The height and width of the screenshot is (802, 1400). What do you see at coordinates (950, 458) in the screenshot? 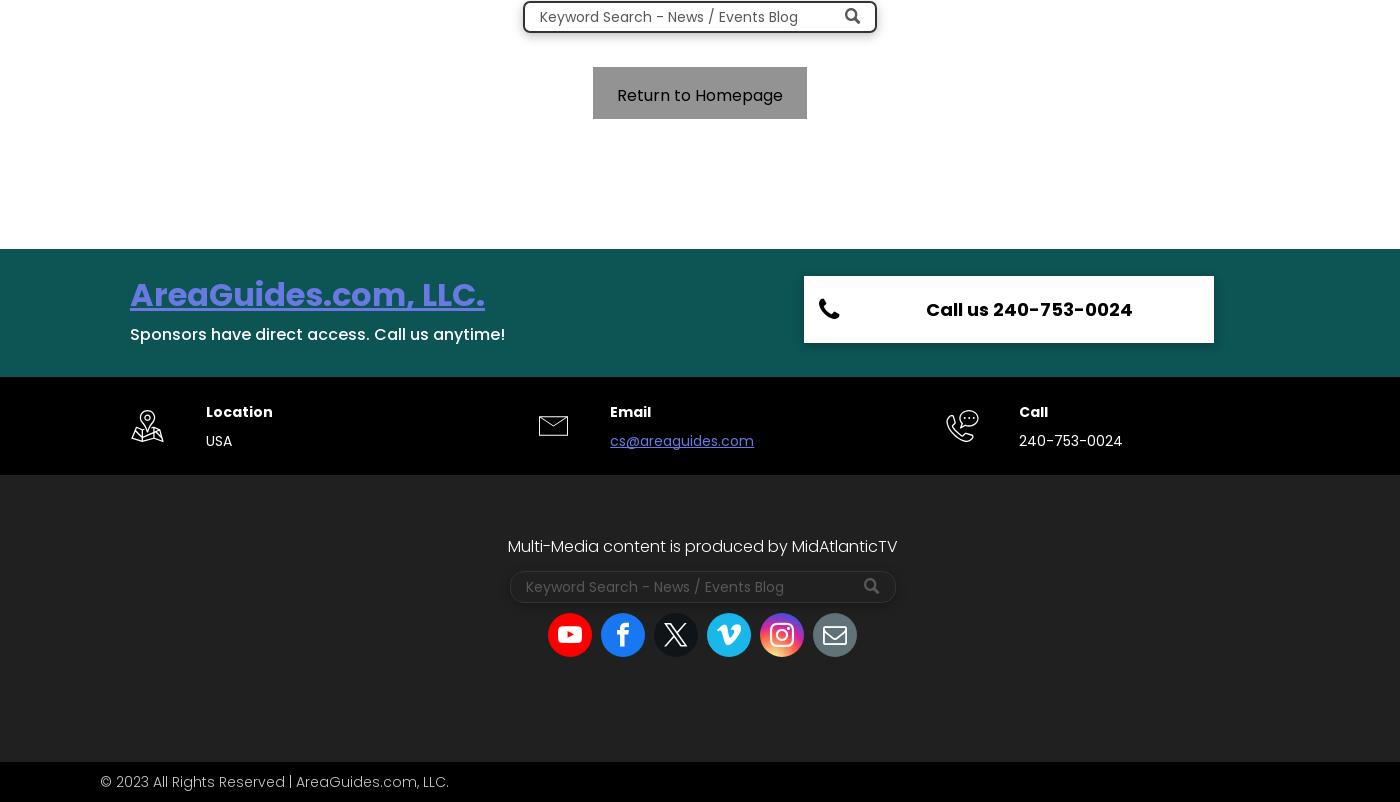
I see `'Electronic Marine, Inc.'` at bounding box center [950, 458].